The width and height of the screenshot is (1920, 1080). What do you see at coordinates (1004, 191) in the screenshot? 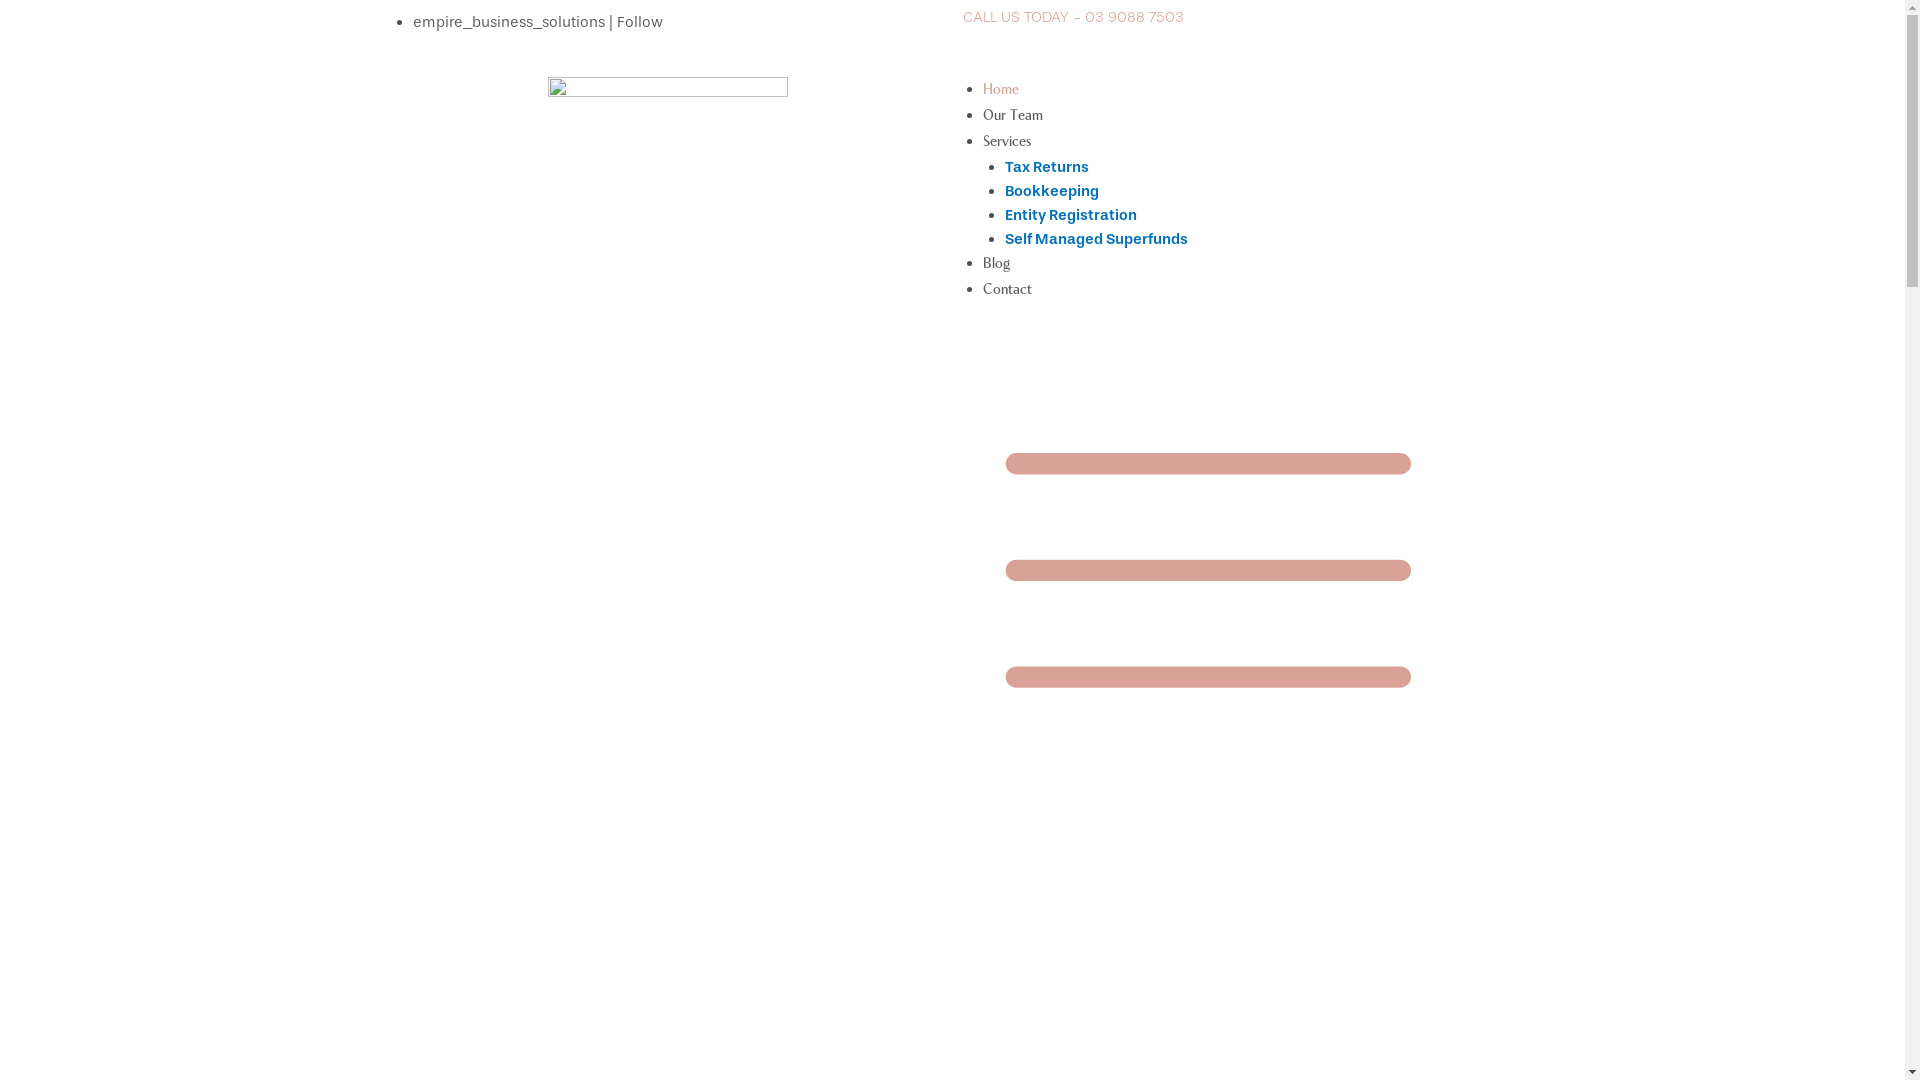
I see `'Bookkeeping'` at bounding box center [1004, 191].